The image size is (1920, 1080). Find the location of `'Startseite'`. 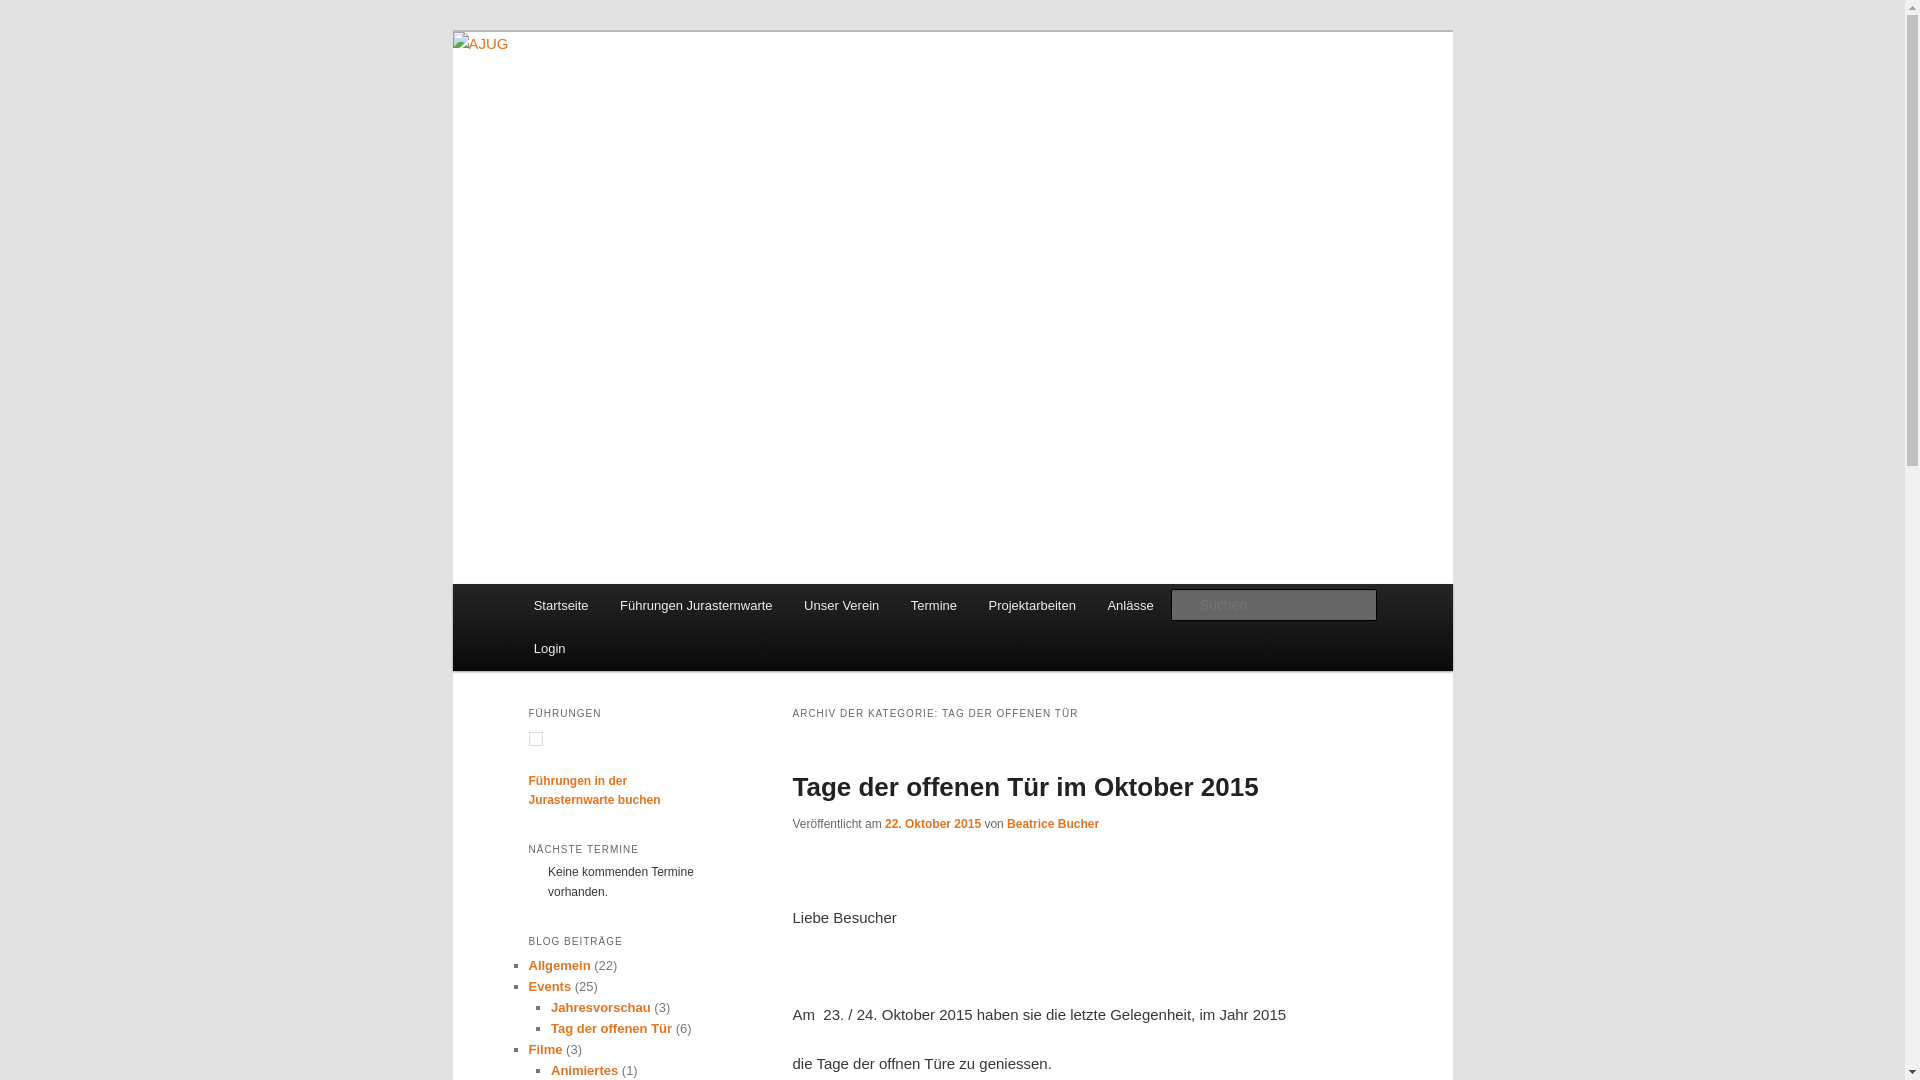

'Startseite' is located at coordinates (560, 604).